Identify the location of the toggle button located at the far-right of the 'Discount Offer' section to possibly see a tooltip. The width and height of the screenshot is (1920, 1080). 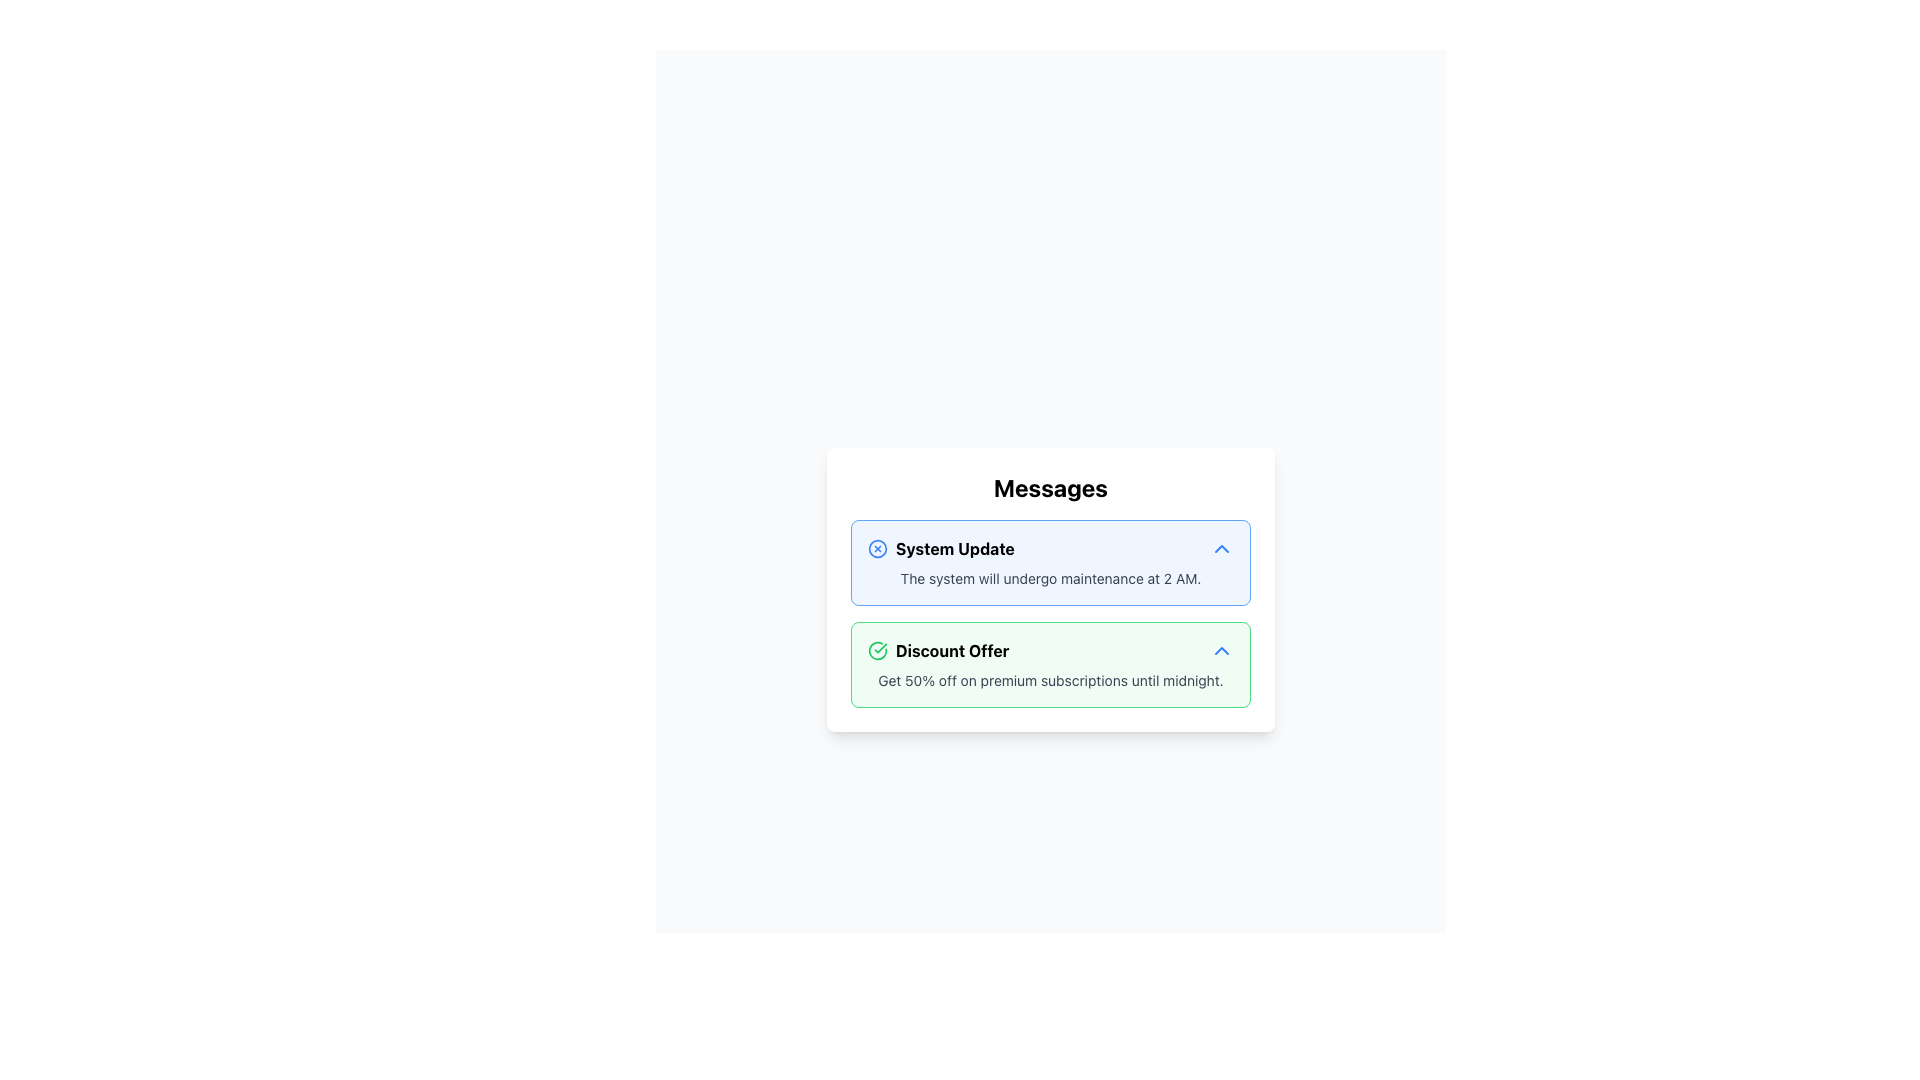
(1221, 651).